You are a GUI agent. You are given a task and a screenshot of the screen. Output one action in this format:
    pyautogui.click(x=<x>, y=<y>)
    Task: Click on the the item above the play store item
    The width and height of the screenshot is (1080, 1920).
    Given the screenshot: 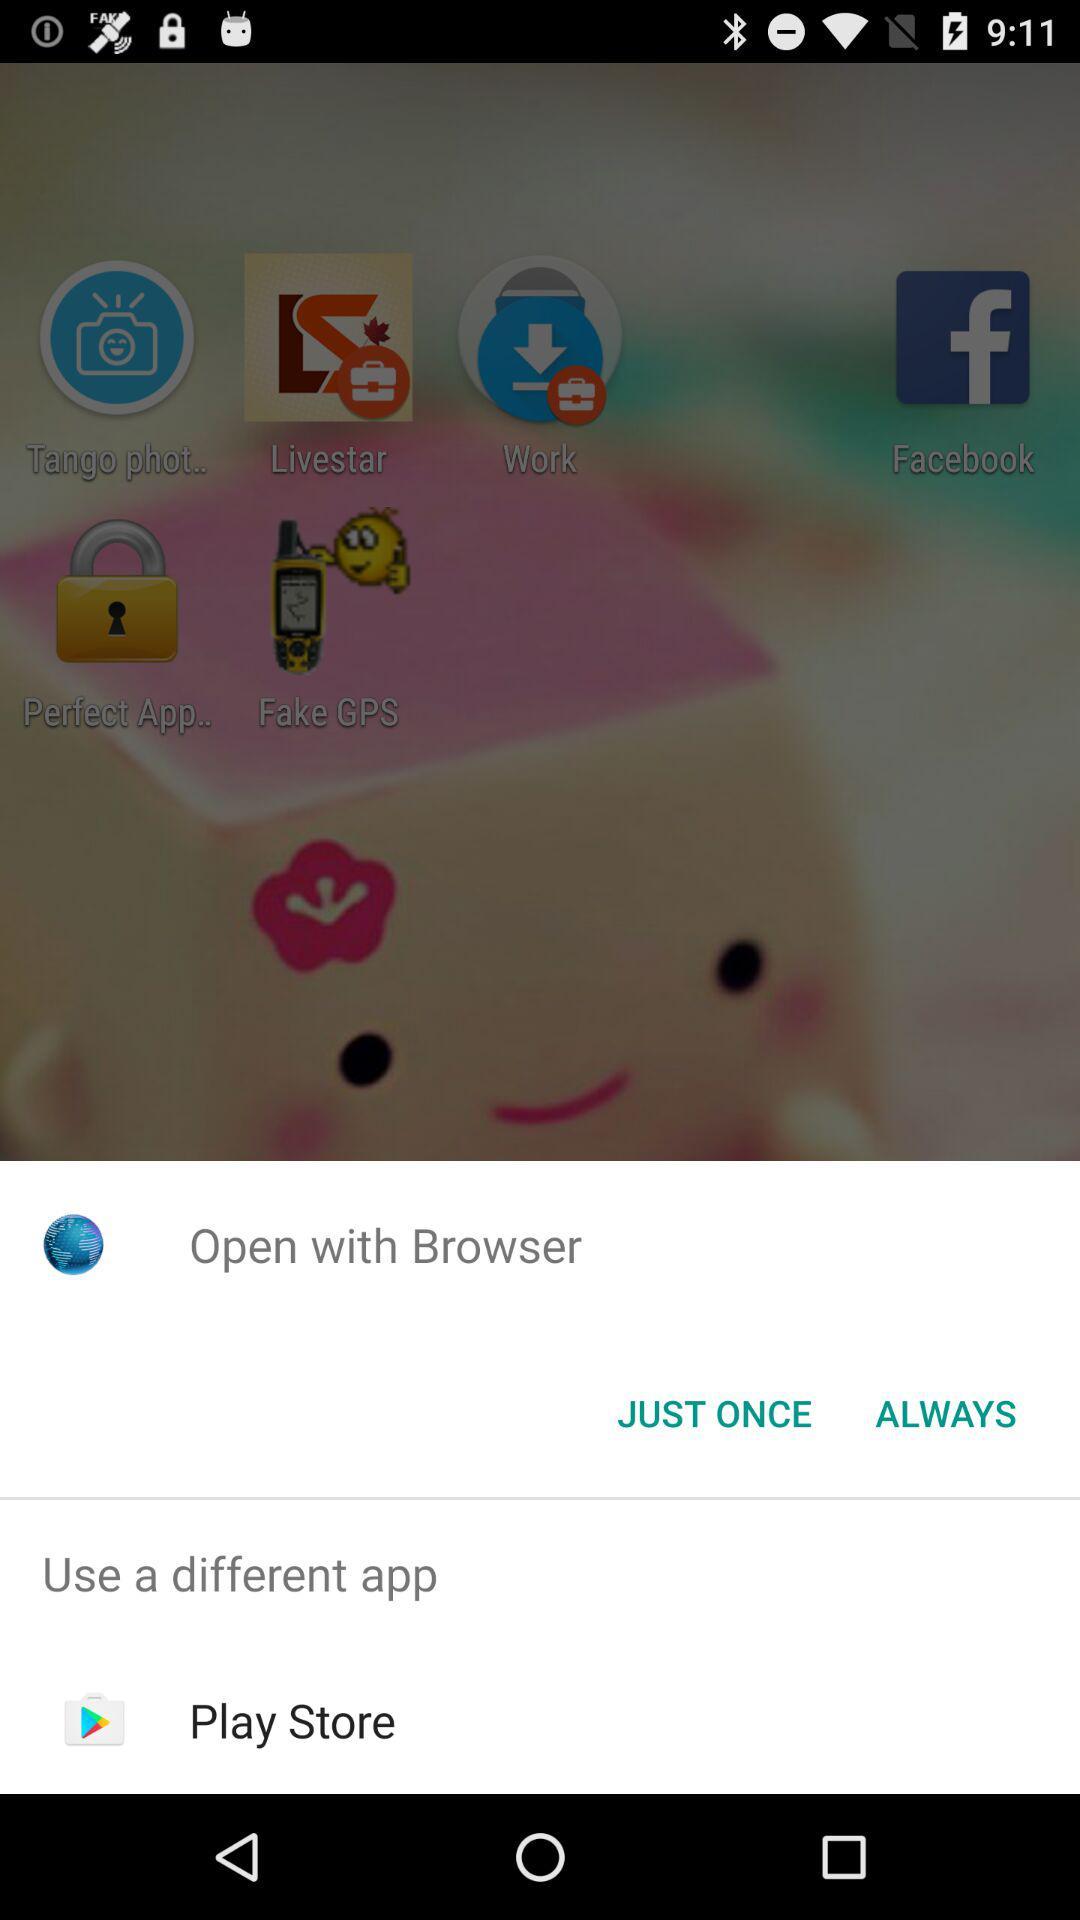 What is the action you would take?
    pyautogui.click(x=540, y=1572)
    